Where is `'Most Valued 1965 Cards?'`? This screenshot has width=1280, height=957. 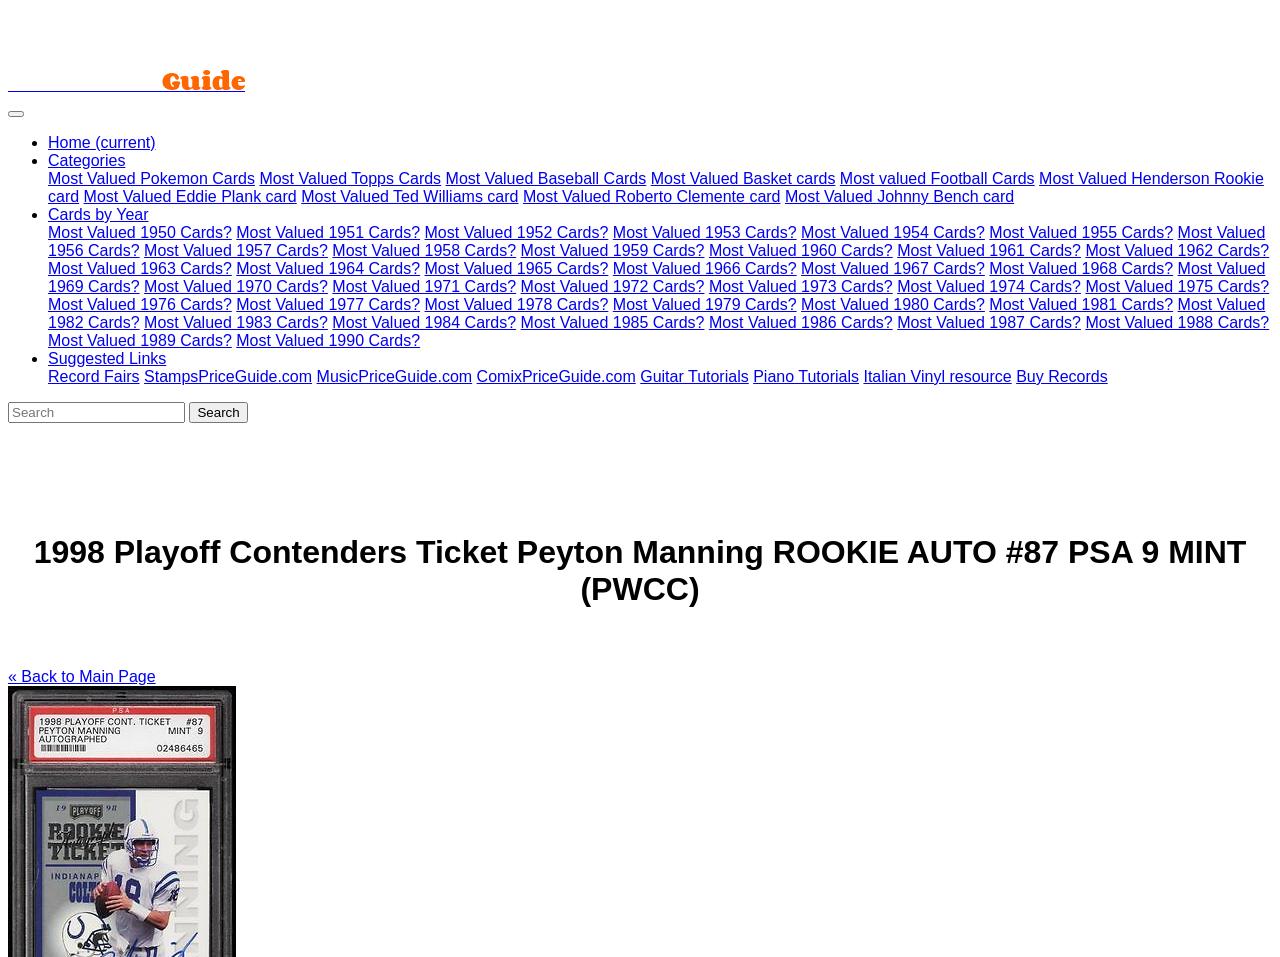
'Most Valued 1965 Cards?' is located at coordinates (515, 267).